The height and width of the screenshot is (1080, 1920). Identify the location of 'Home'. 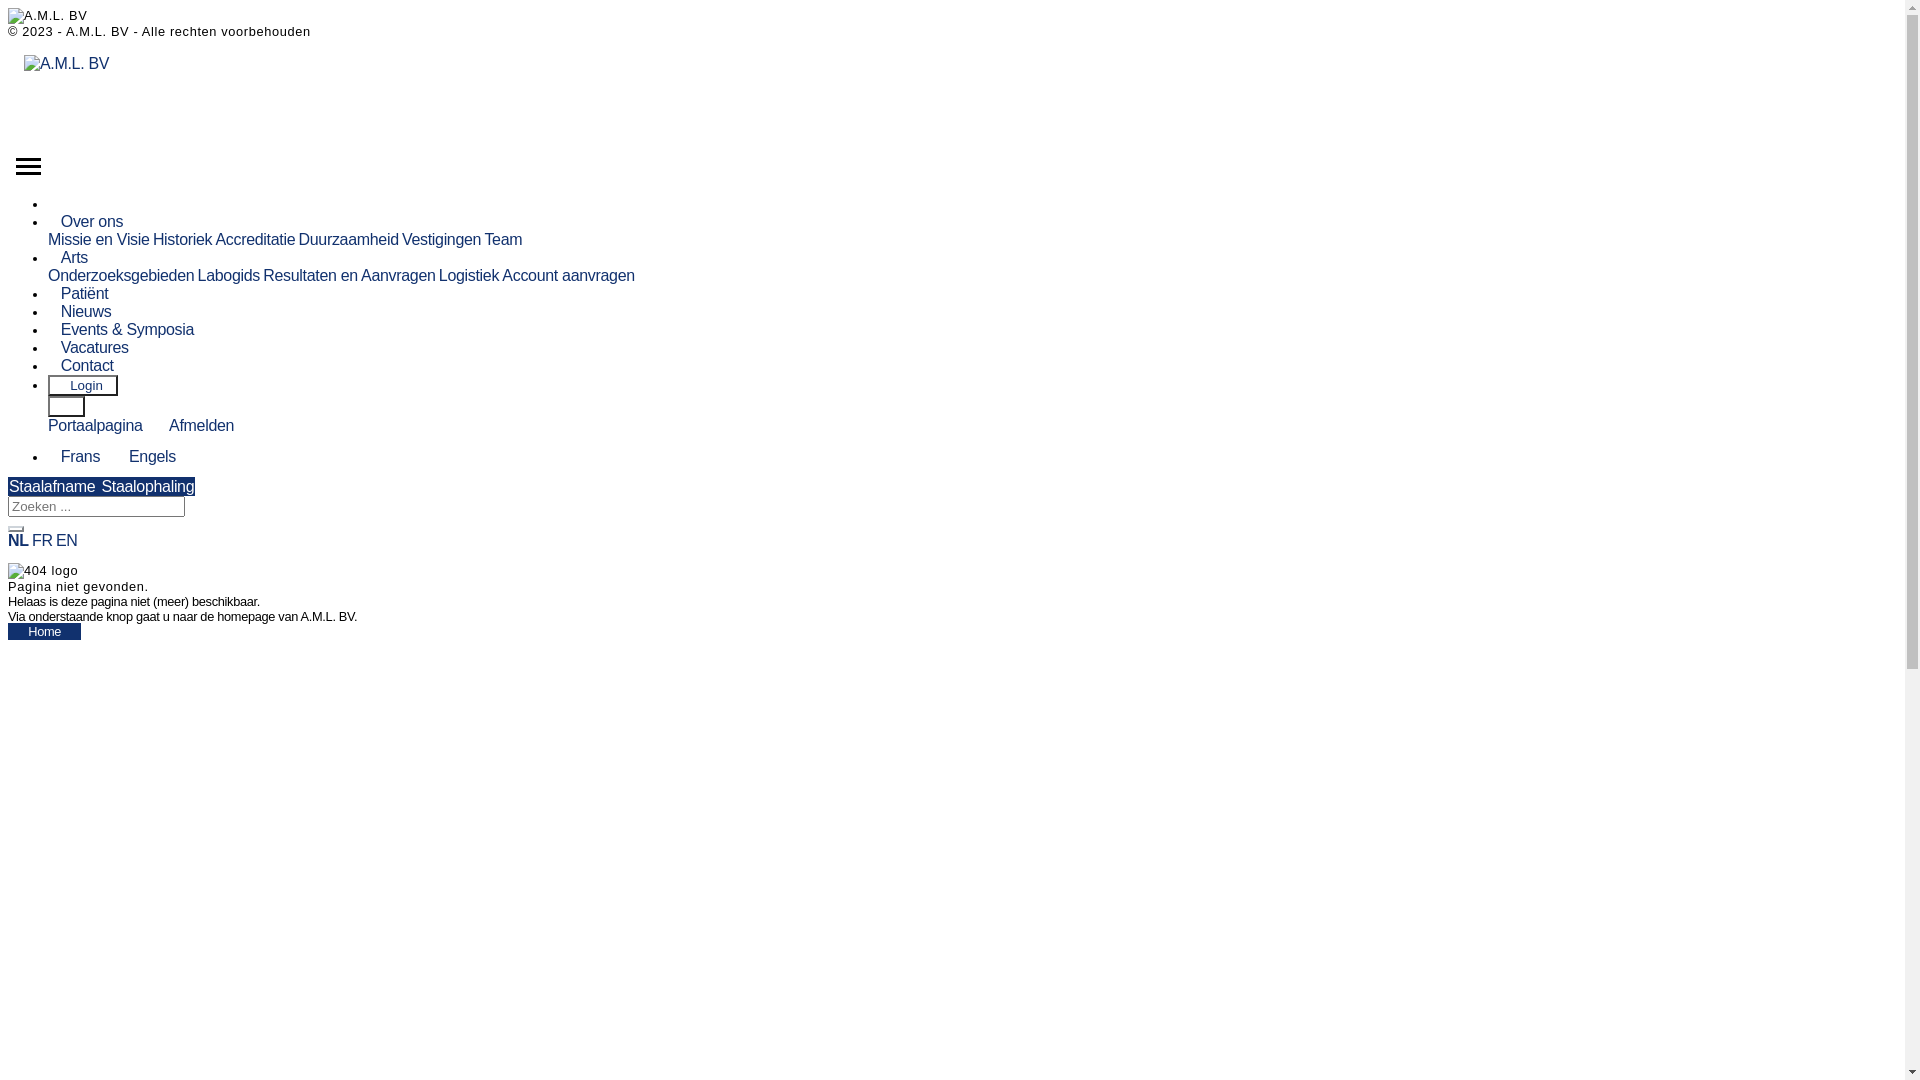
(44, 631).